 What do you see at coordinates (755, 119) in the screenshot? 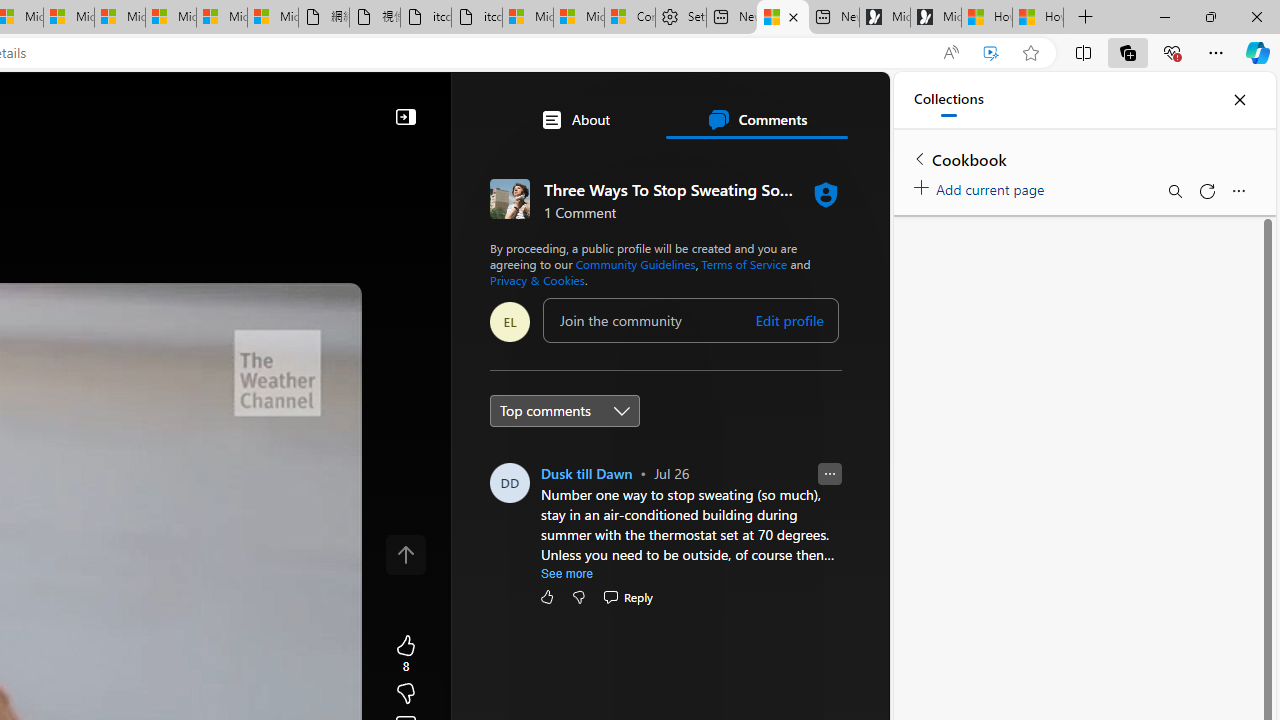
I see `'Comments'` at bounding box center [755, 119].